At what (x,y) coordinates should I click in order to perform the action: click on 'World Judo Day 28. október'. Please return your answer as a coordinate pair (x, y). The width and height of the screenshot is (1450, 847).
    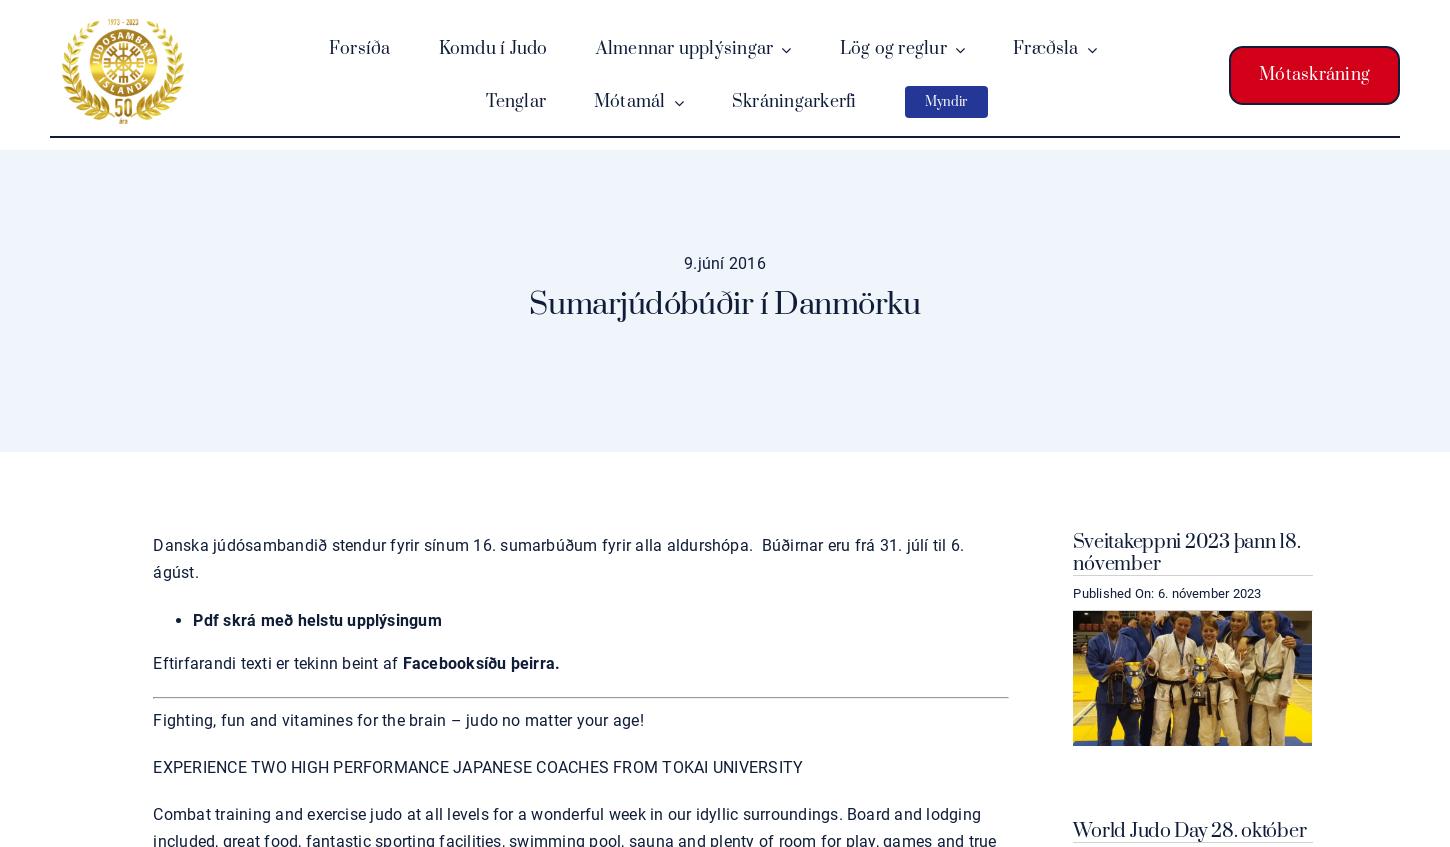
    Looking at the image, I should click on (1073, 830).